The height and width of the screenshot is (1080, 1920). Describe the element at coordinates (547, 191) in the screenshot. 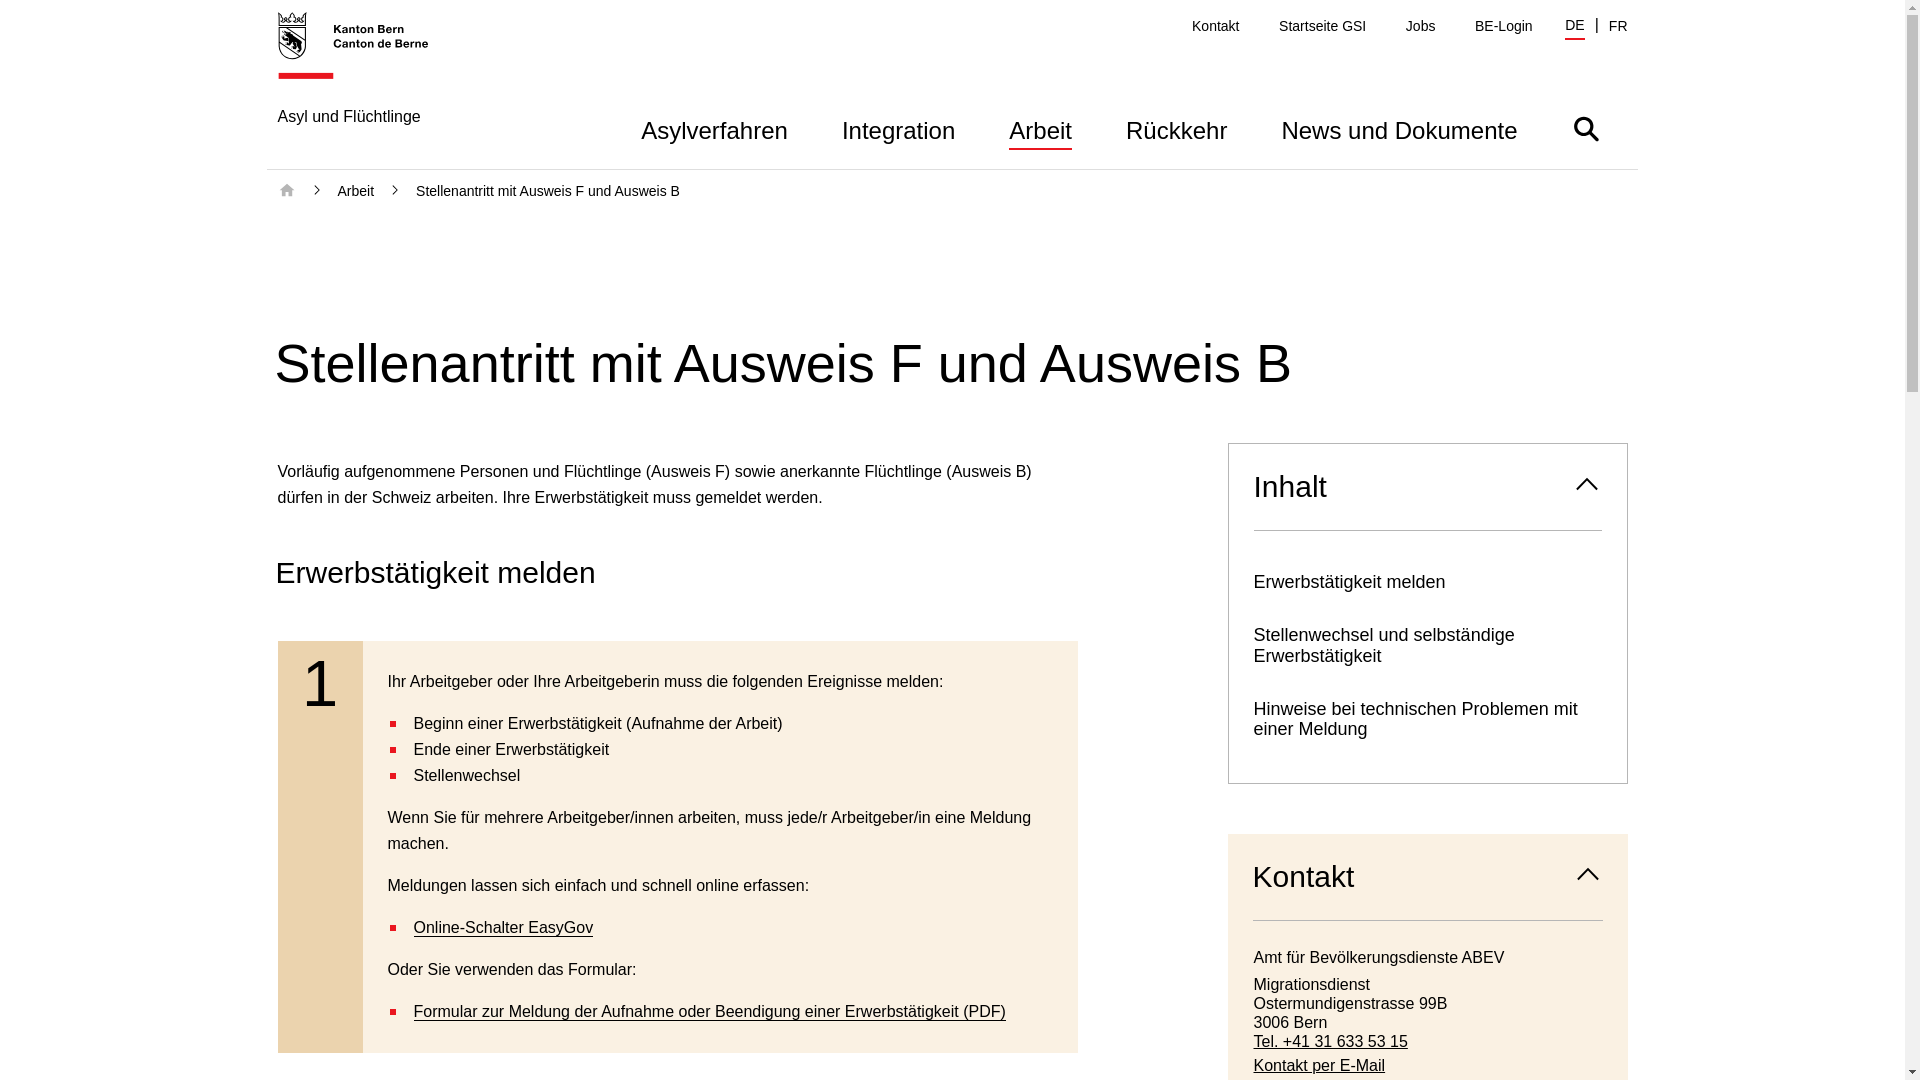

I see `'Stellenantritt mit Ausweis F und Ausweis B'` at that location.